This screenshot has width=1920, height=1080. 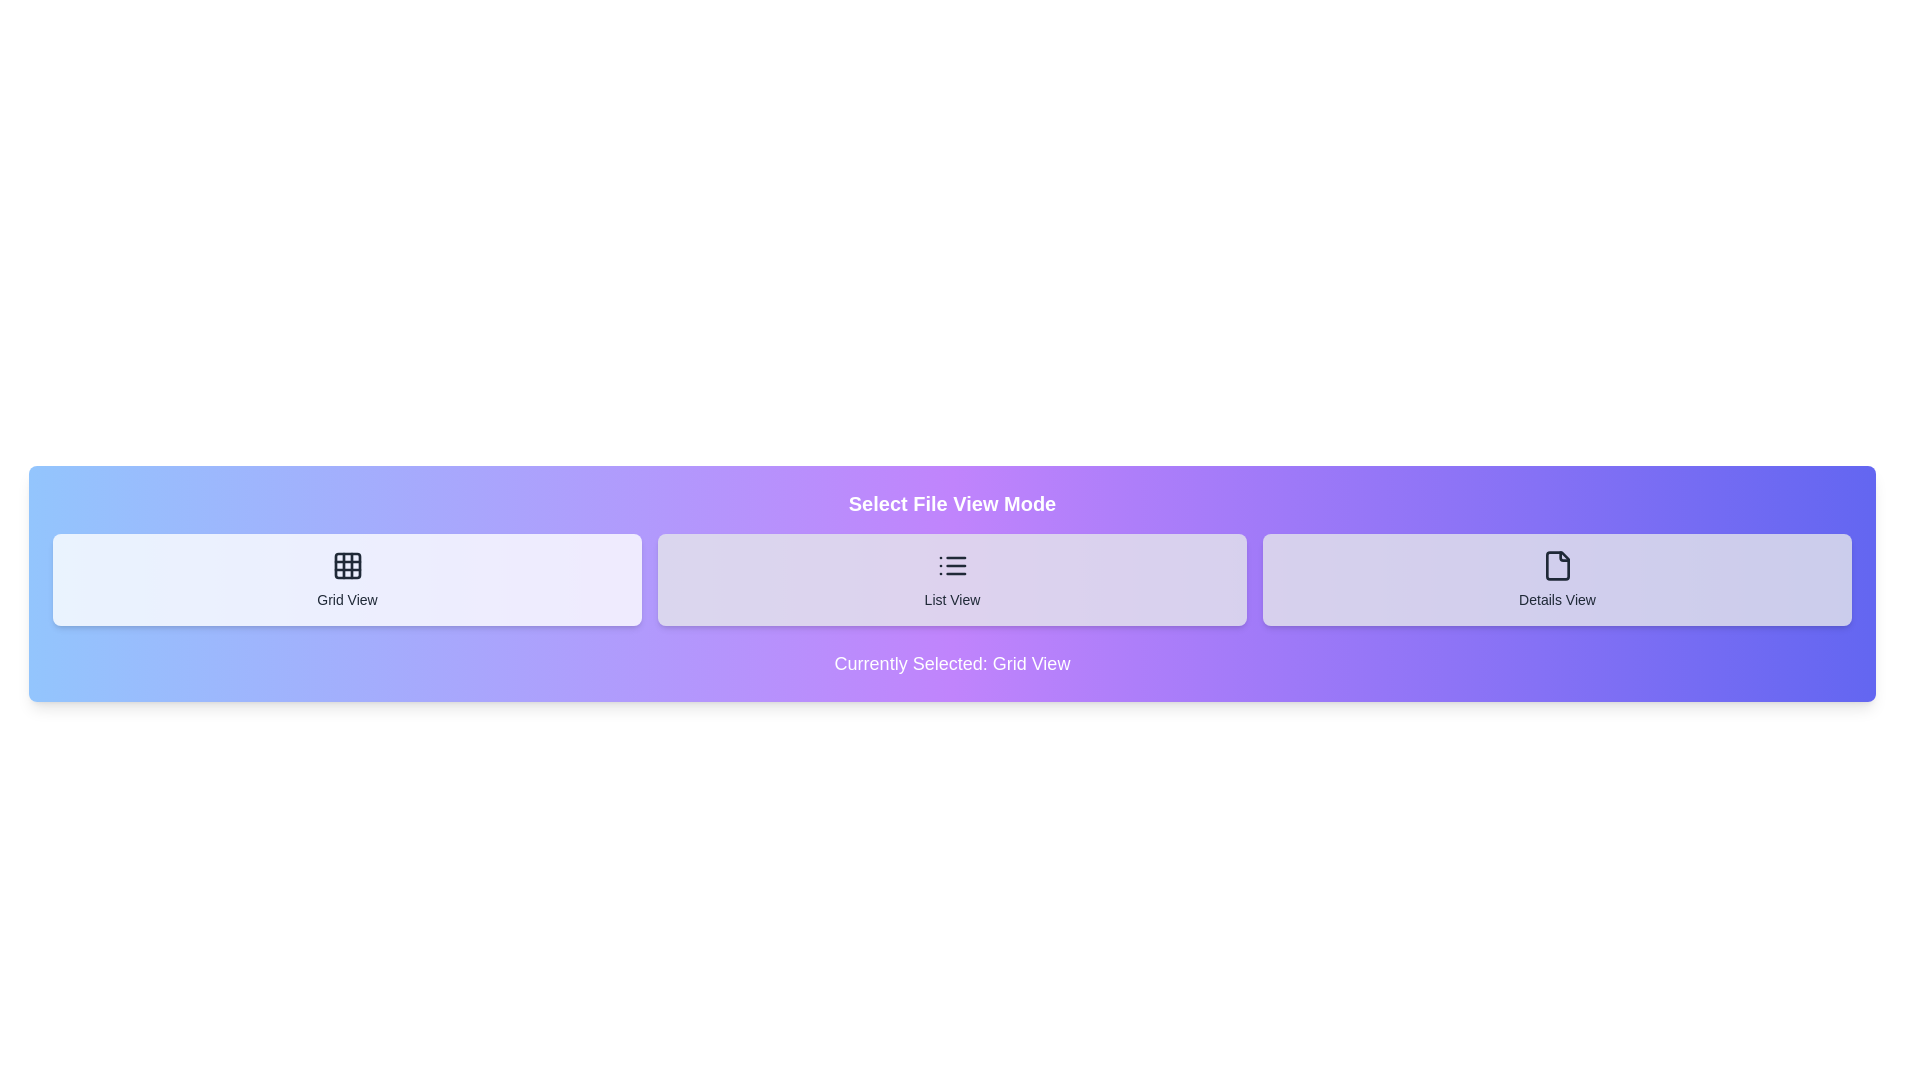 What do you see at coordinates (347, 579) in the screenshot?
I see `the button corresponding to the desired file view mode: Grid View` at bounding box center [347, 579].